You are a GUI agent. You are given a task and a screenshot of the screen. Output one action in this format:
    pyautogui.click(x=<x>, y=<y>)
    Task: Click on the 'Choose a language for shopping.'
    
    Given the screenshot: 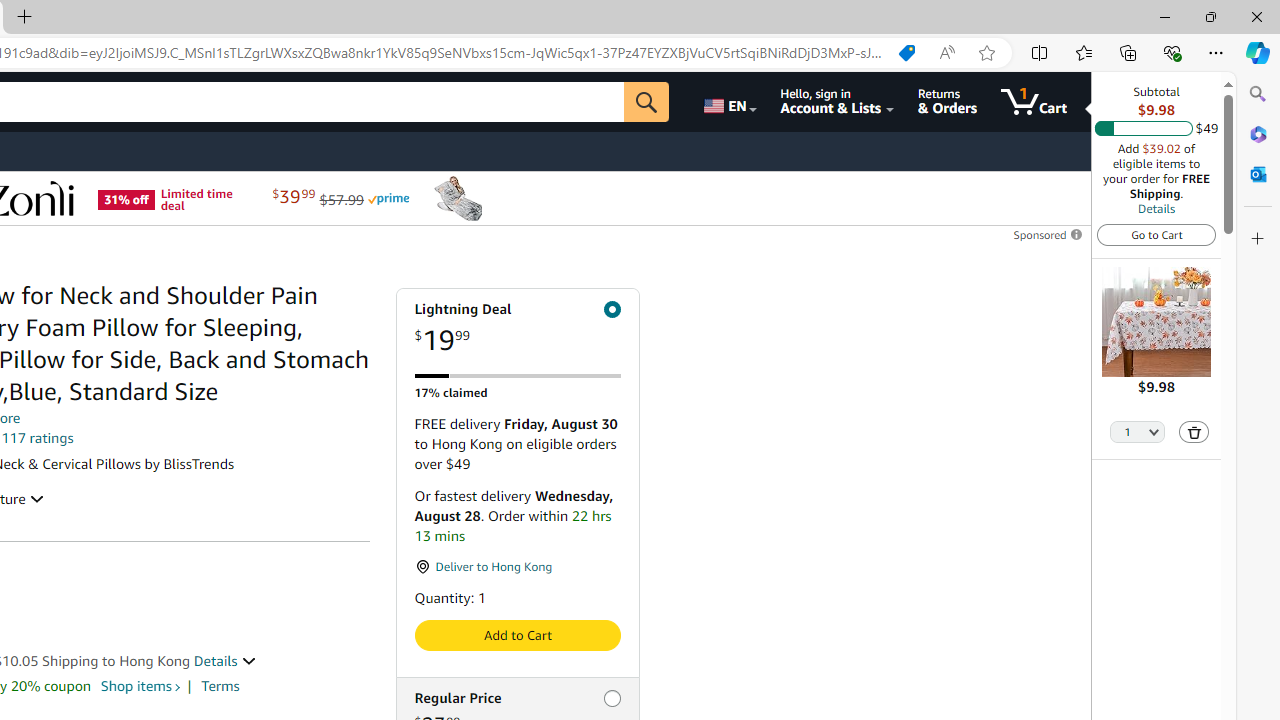 What is the action you would take?
    pyautogui.click(x=727, y=101)
    